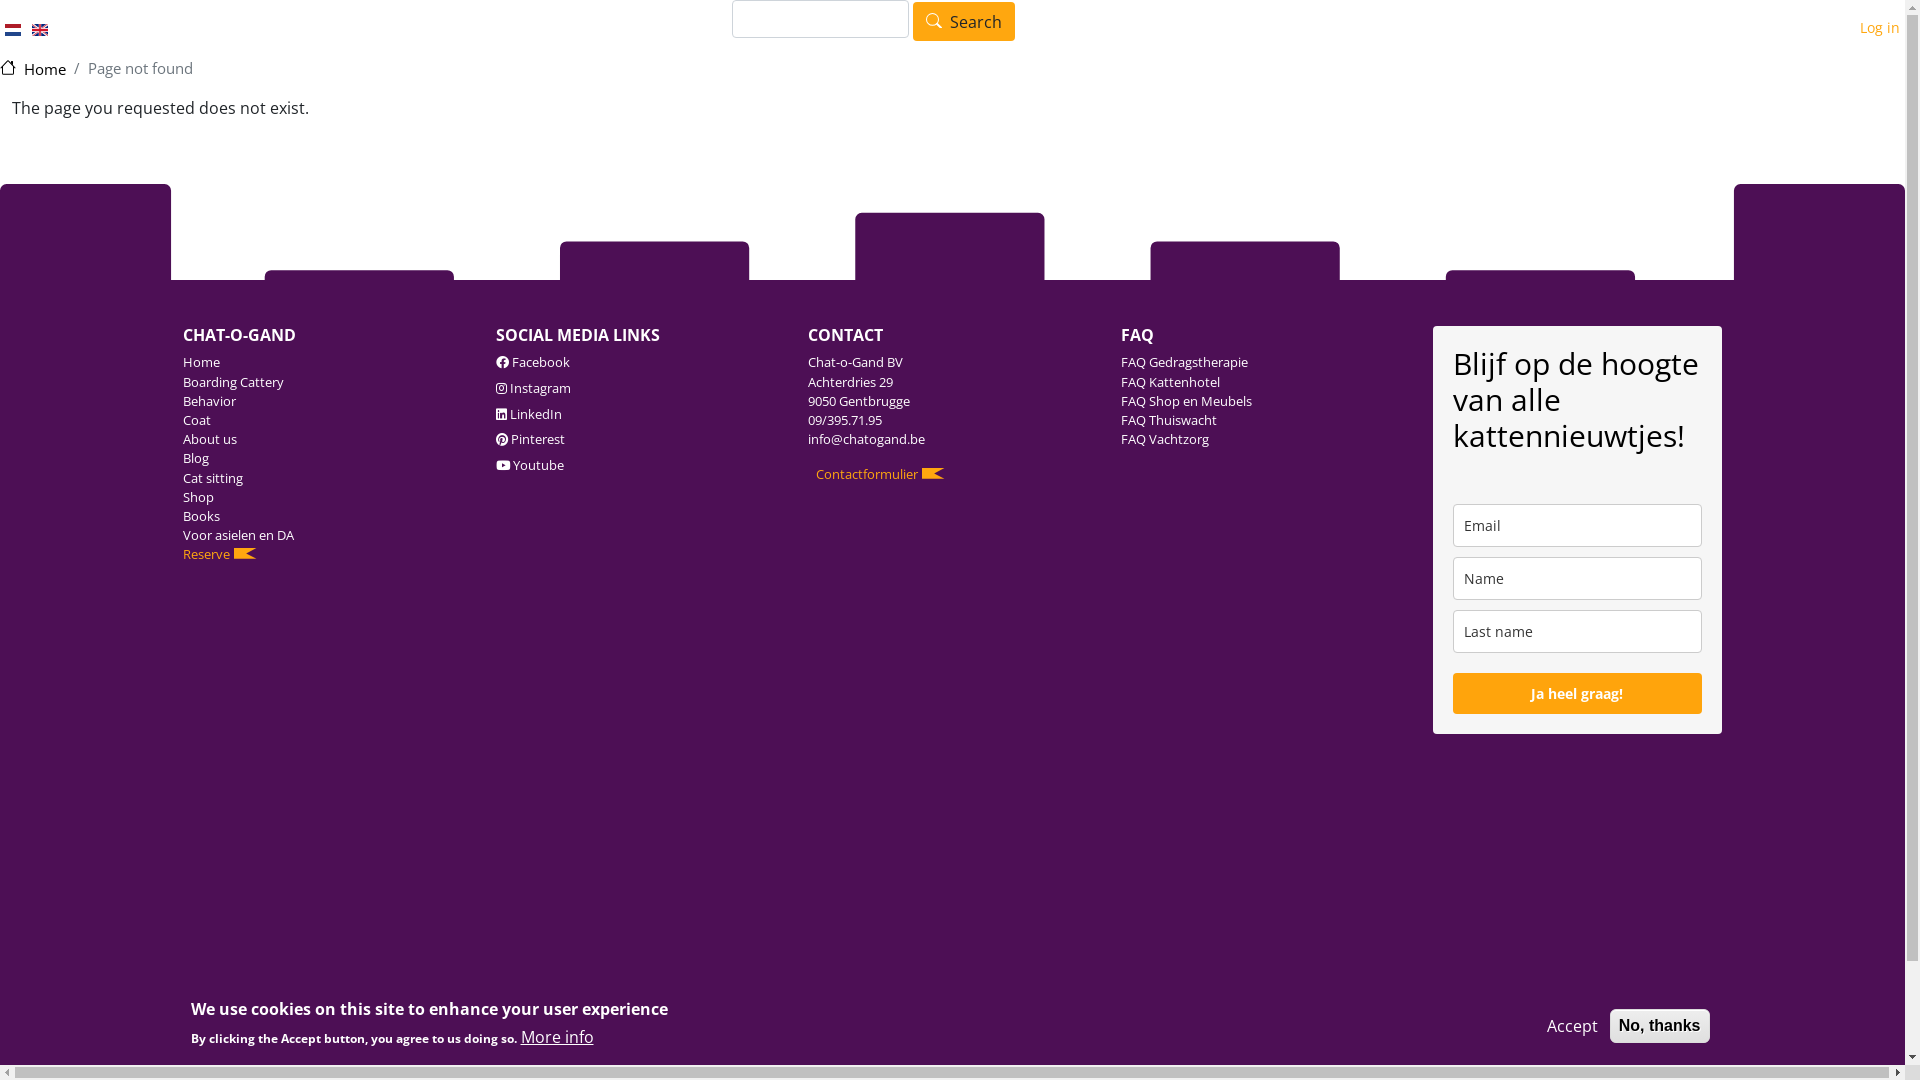 This screenshot has width=1920, height=1080. Describe the element at coordinates (556, 1036) in the screenshot. I see `'More info'` at that location.